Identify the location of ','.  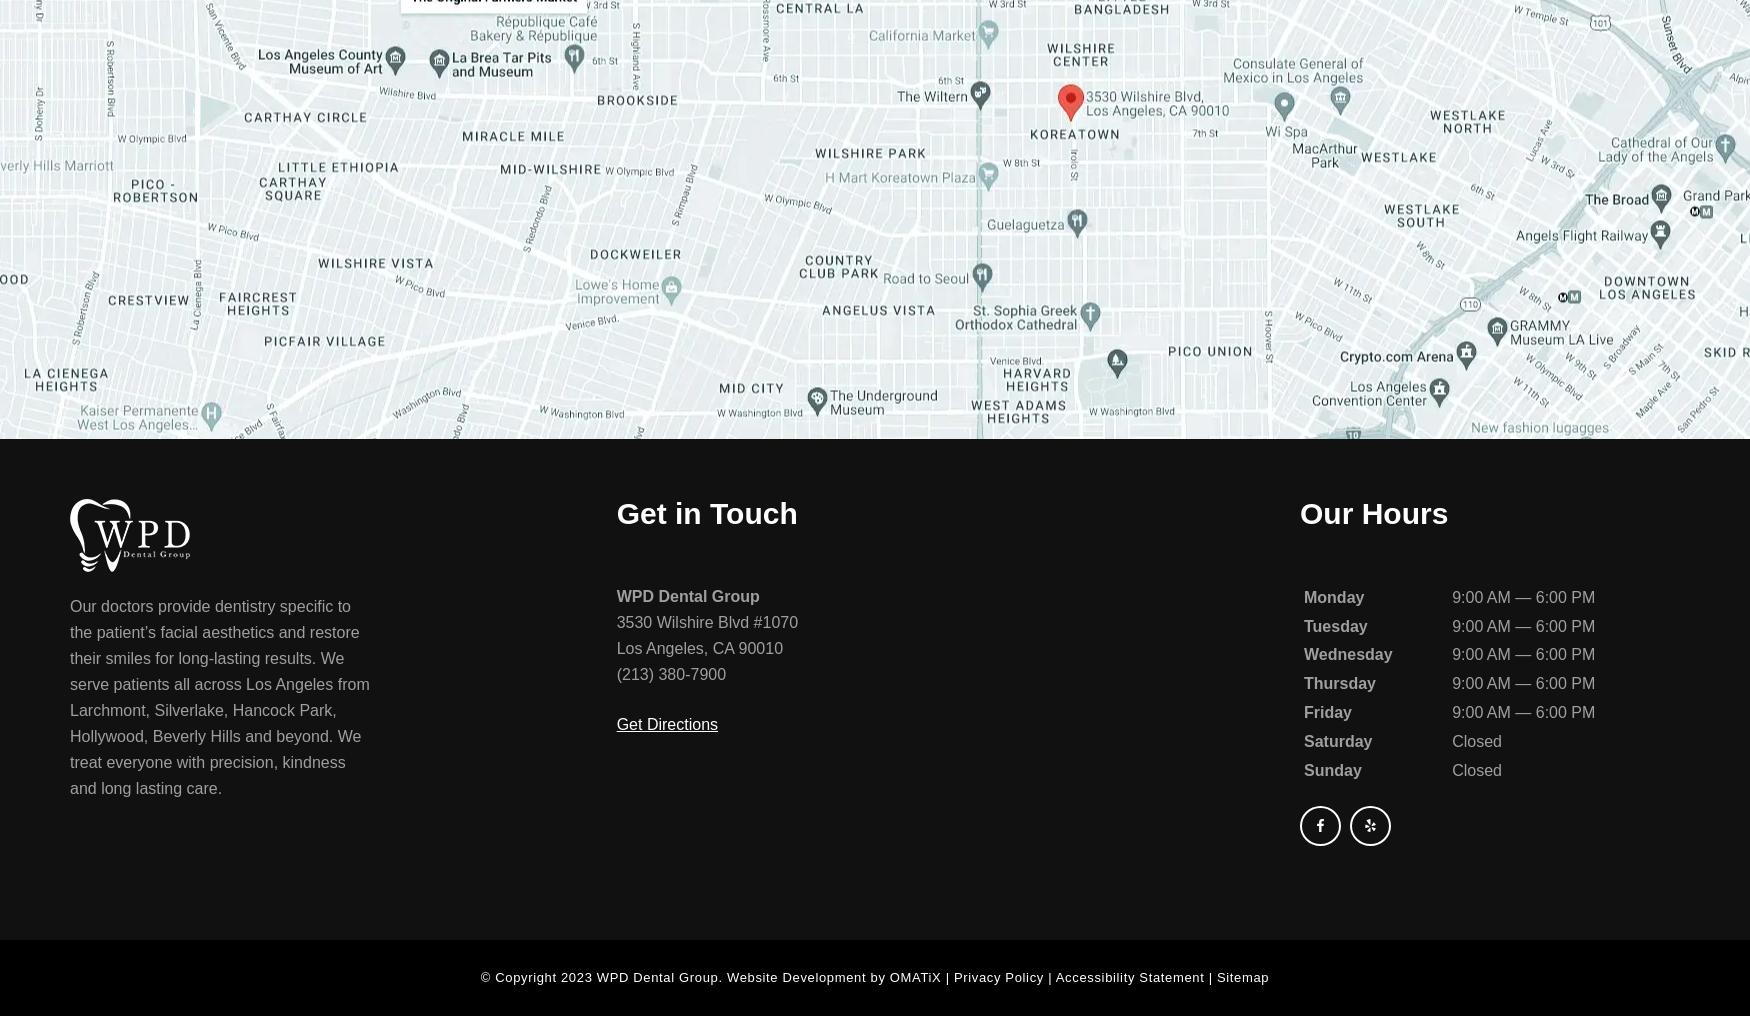
(702, 646).